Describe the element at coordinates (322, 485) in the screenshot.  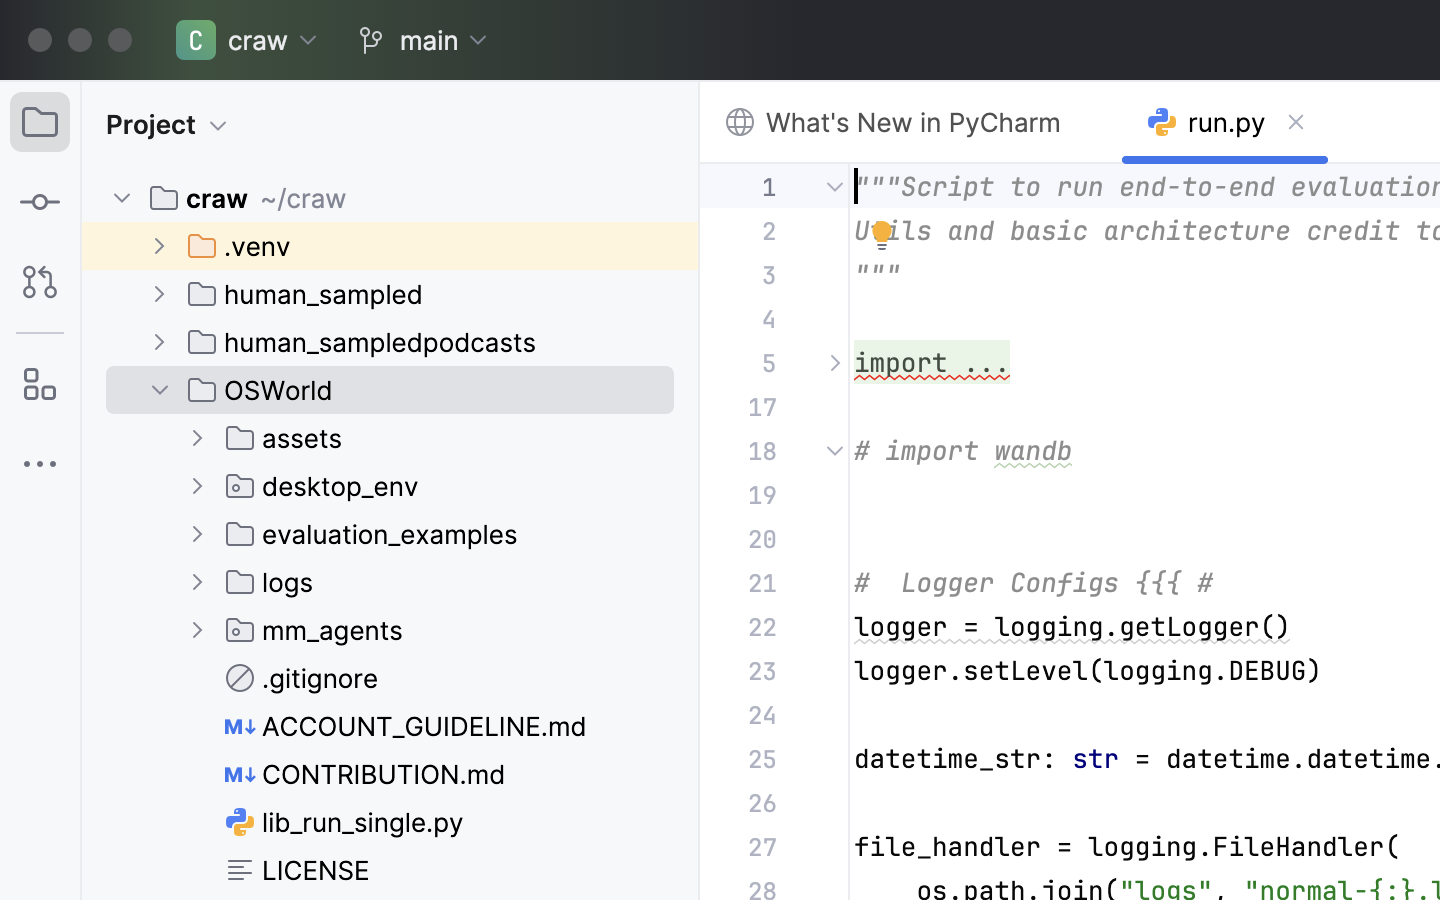
I see `'desktop_env'` at that location.